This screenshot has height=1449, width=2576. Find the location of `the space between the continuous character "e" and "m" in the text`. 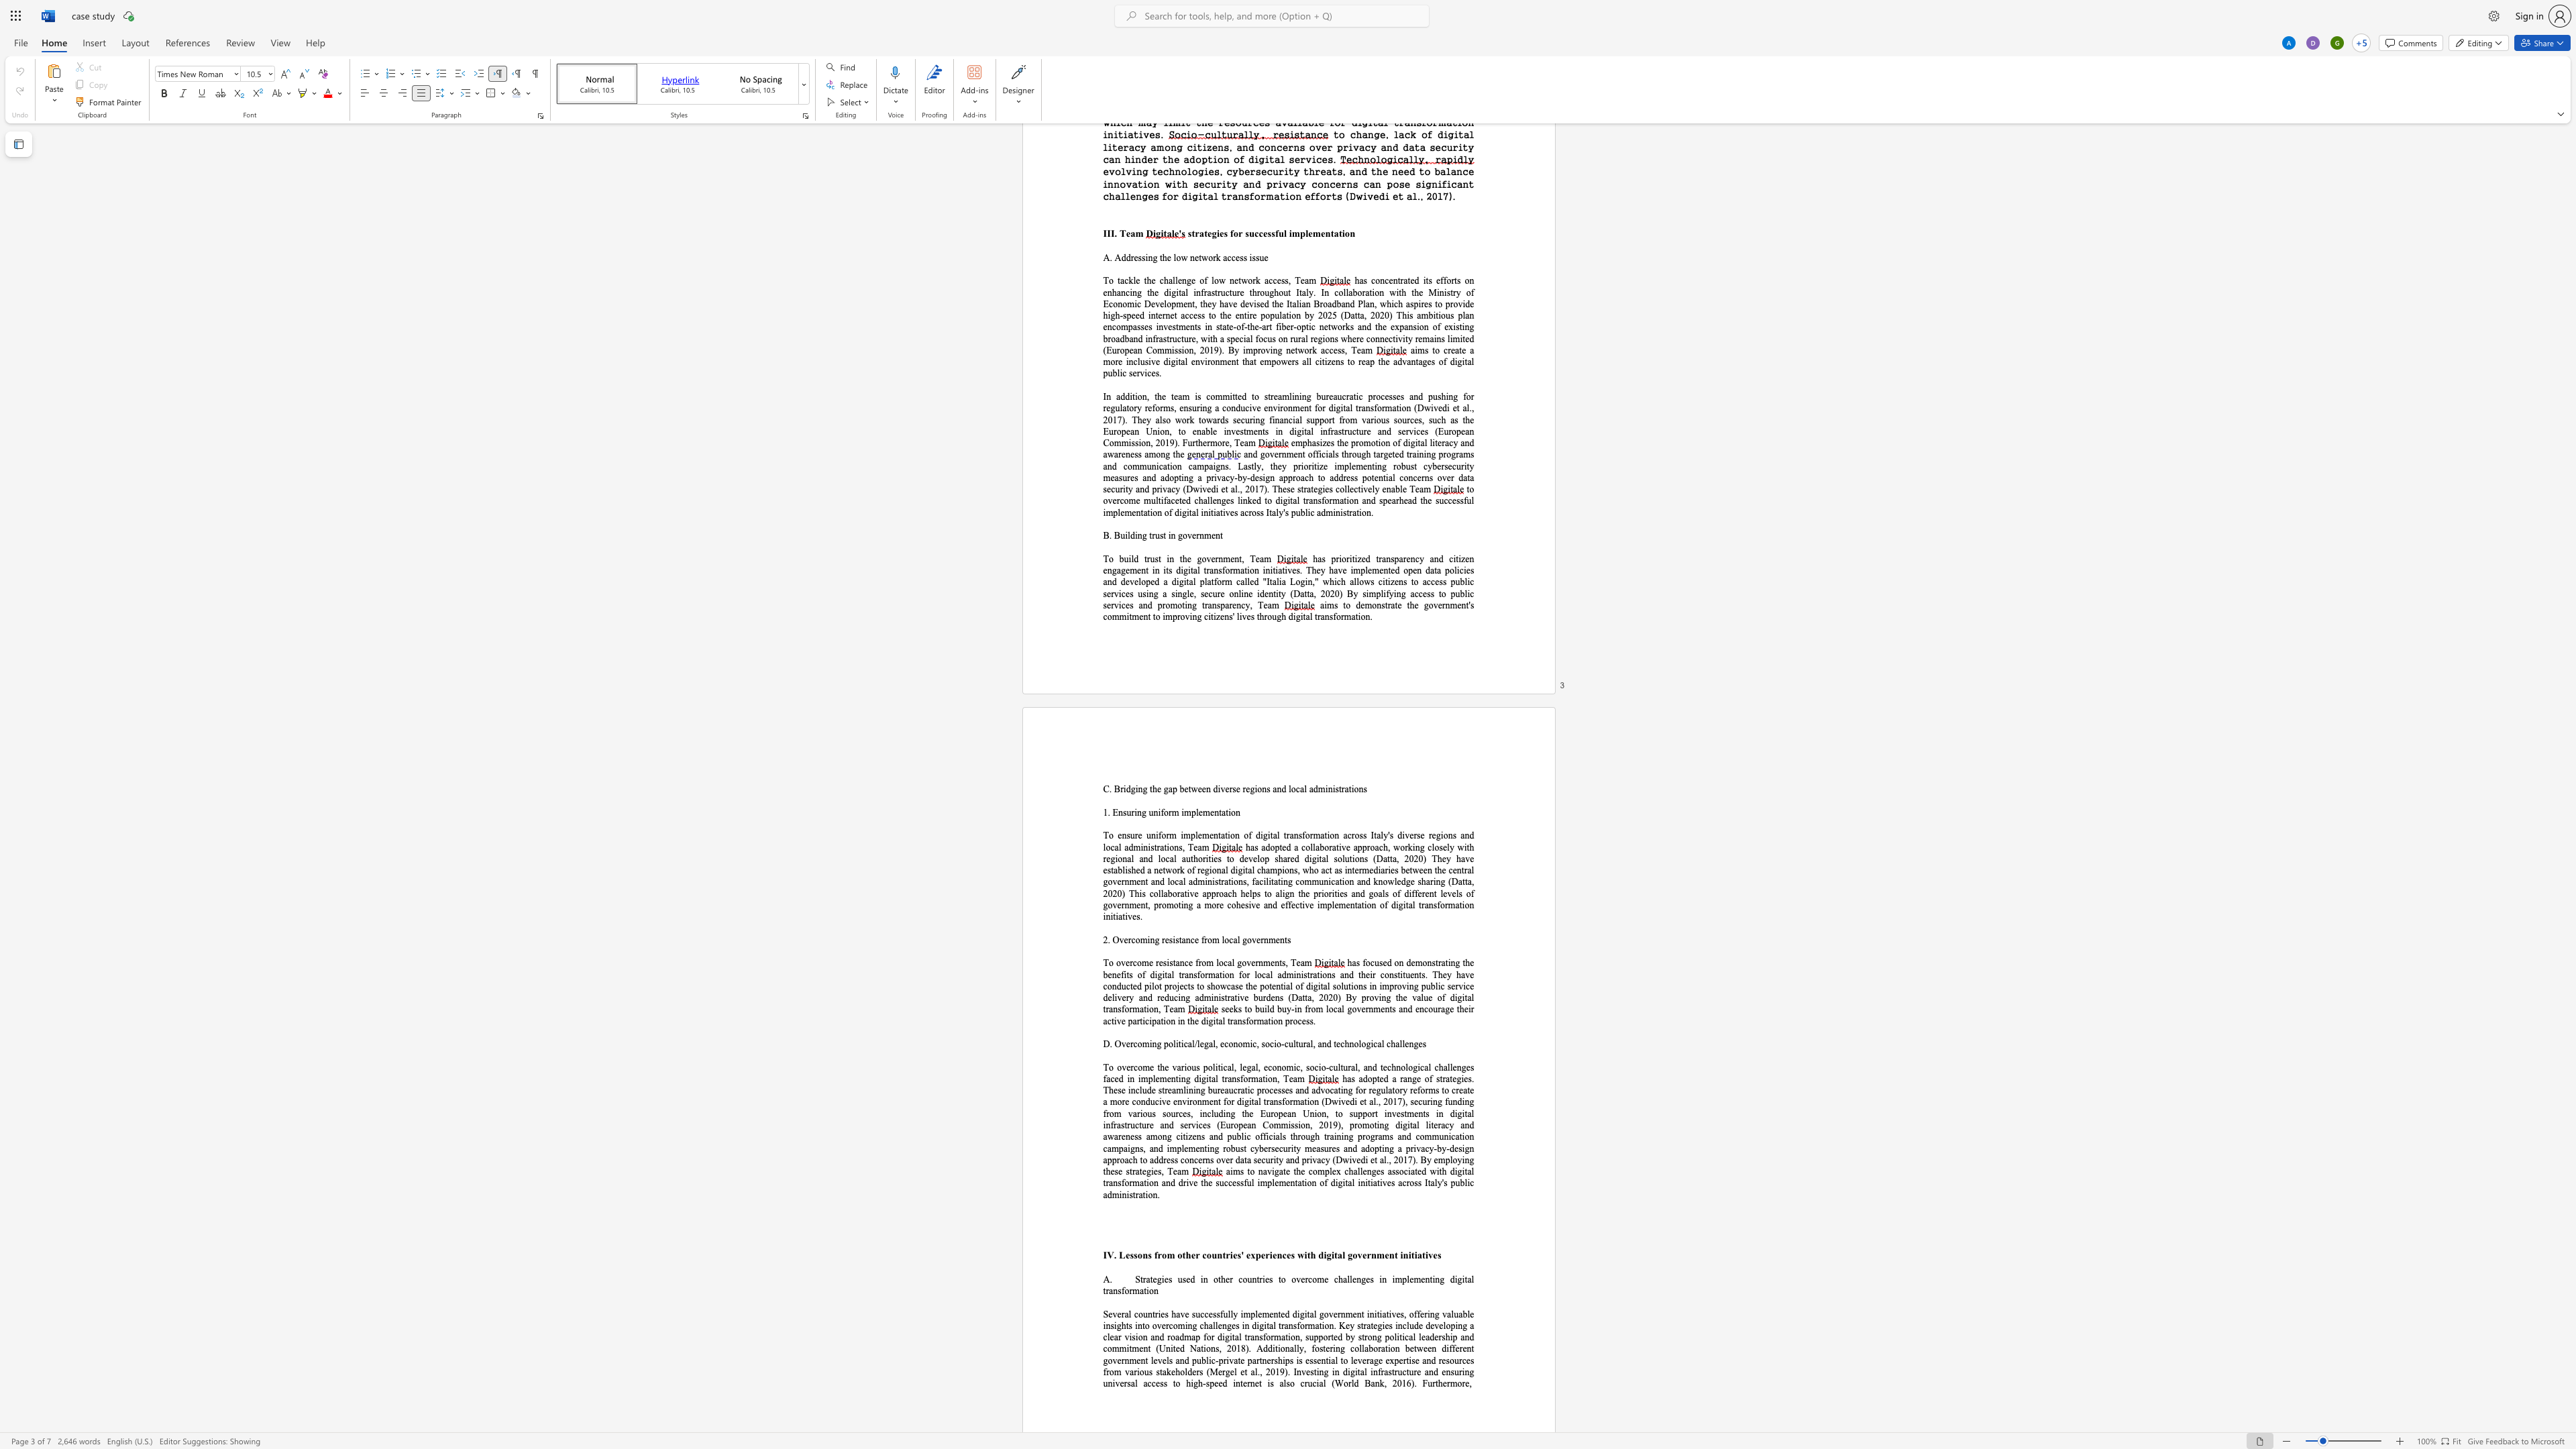

the space between the continuous character "e" and "m" in the text is located at coordinates (1339, 904).